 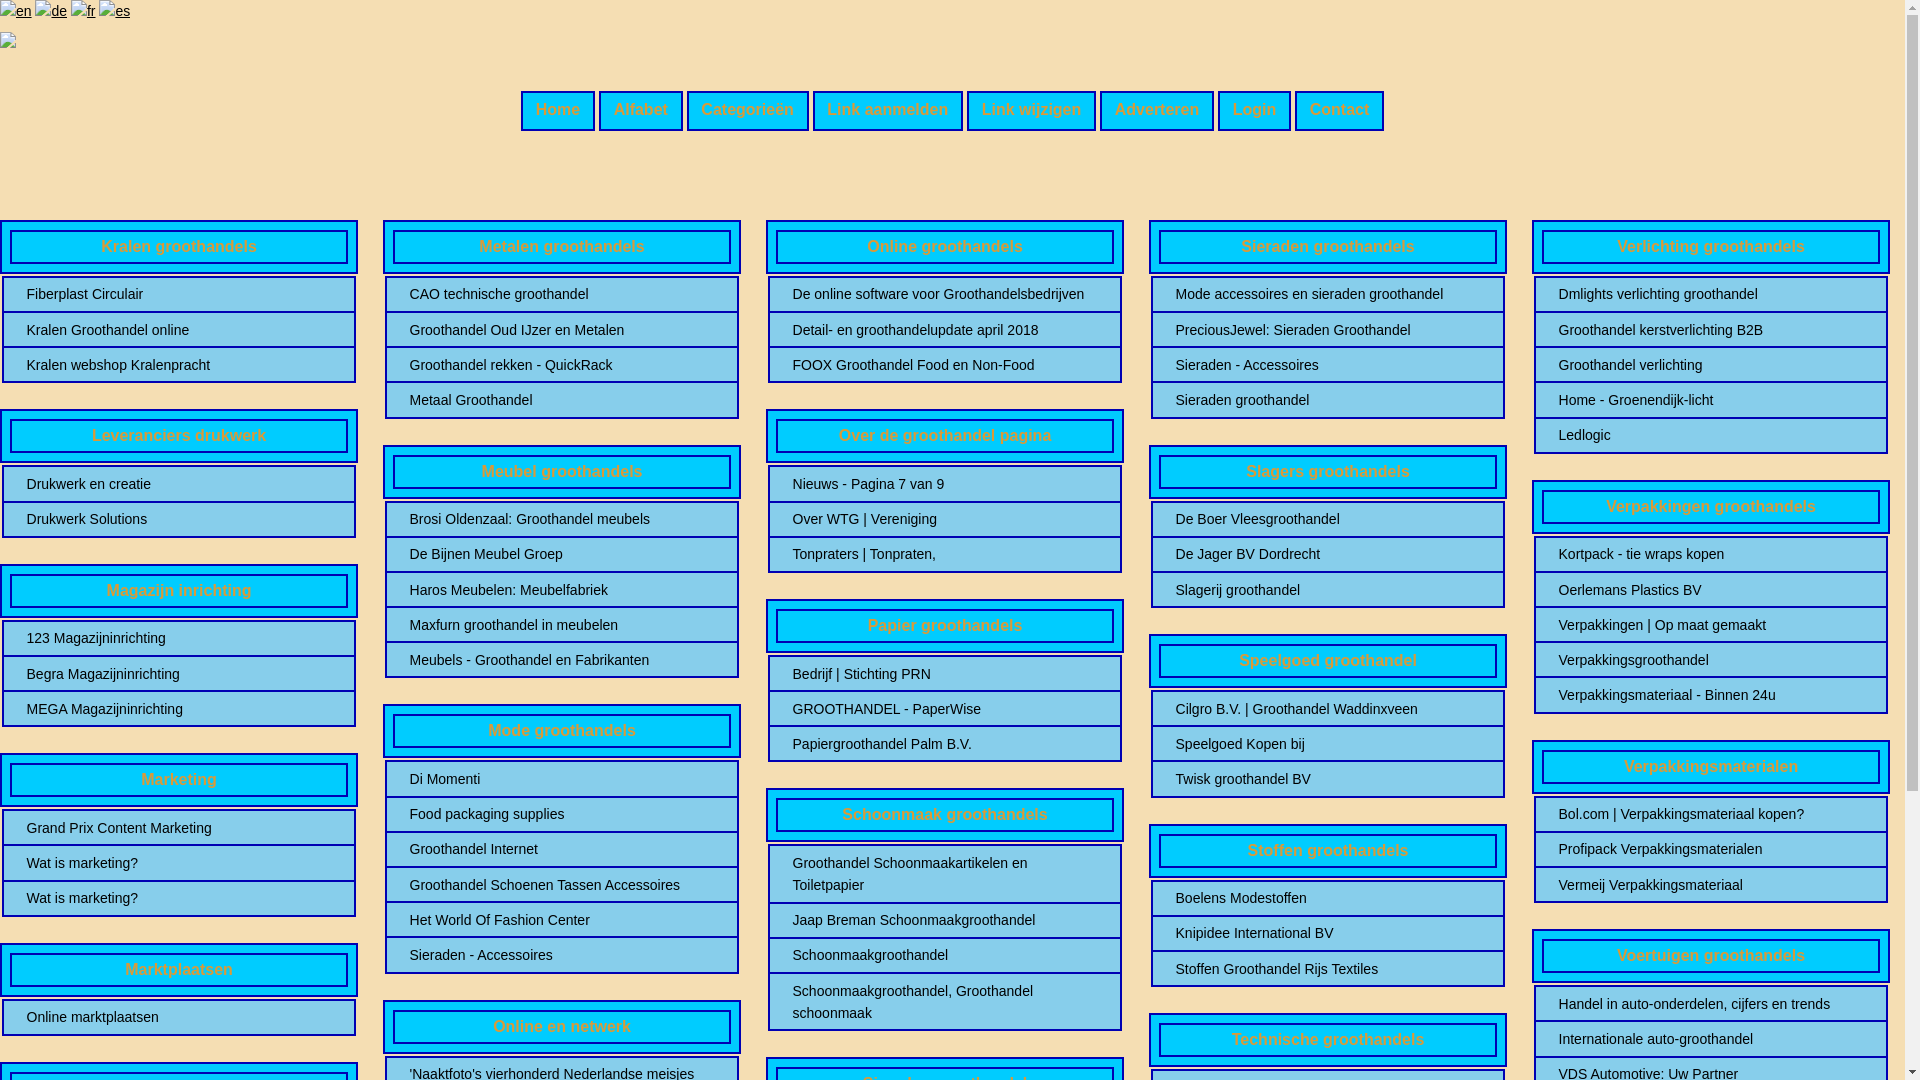 I want to click on 'Metaal Groothandel', so click(x=561, y=400).